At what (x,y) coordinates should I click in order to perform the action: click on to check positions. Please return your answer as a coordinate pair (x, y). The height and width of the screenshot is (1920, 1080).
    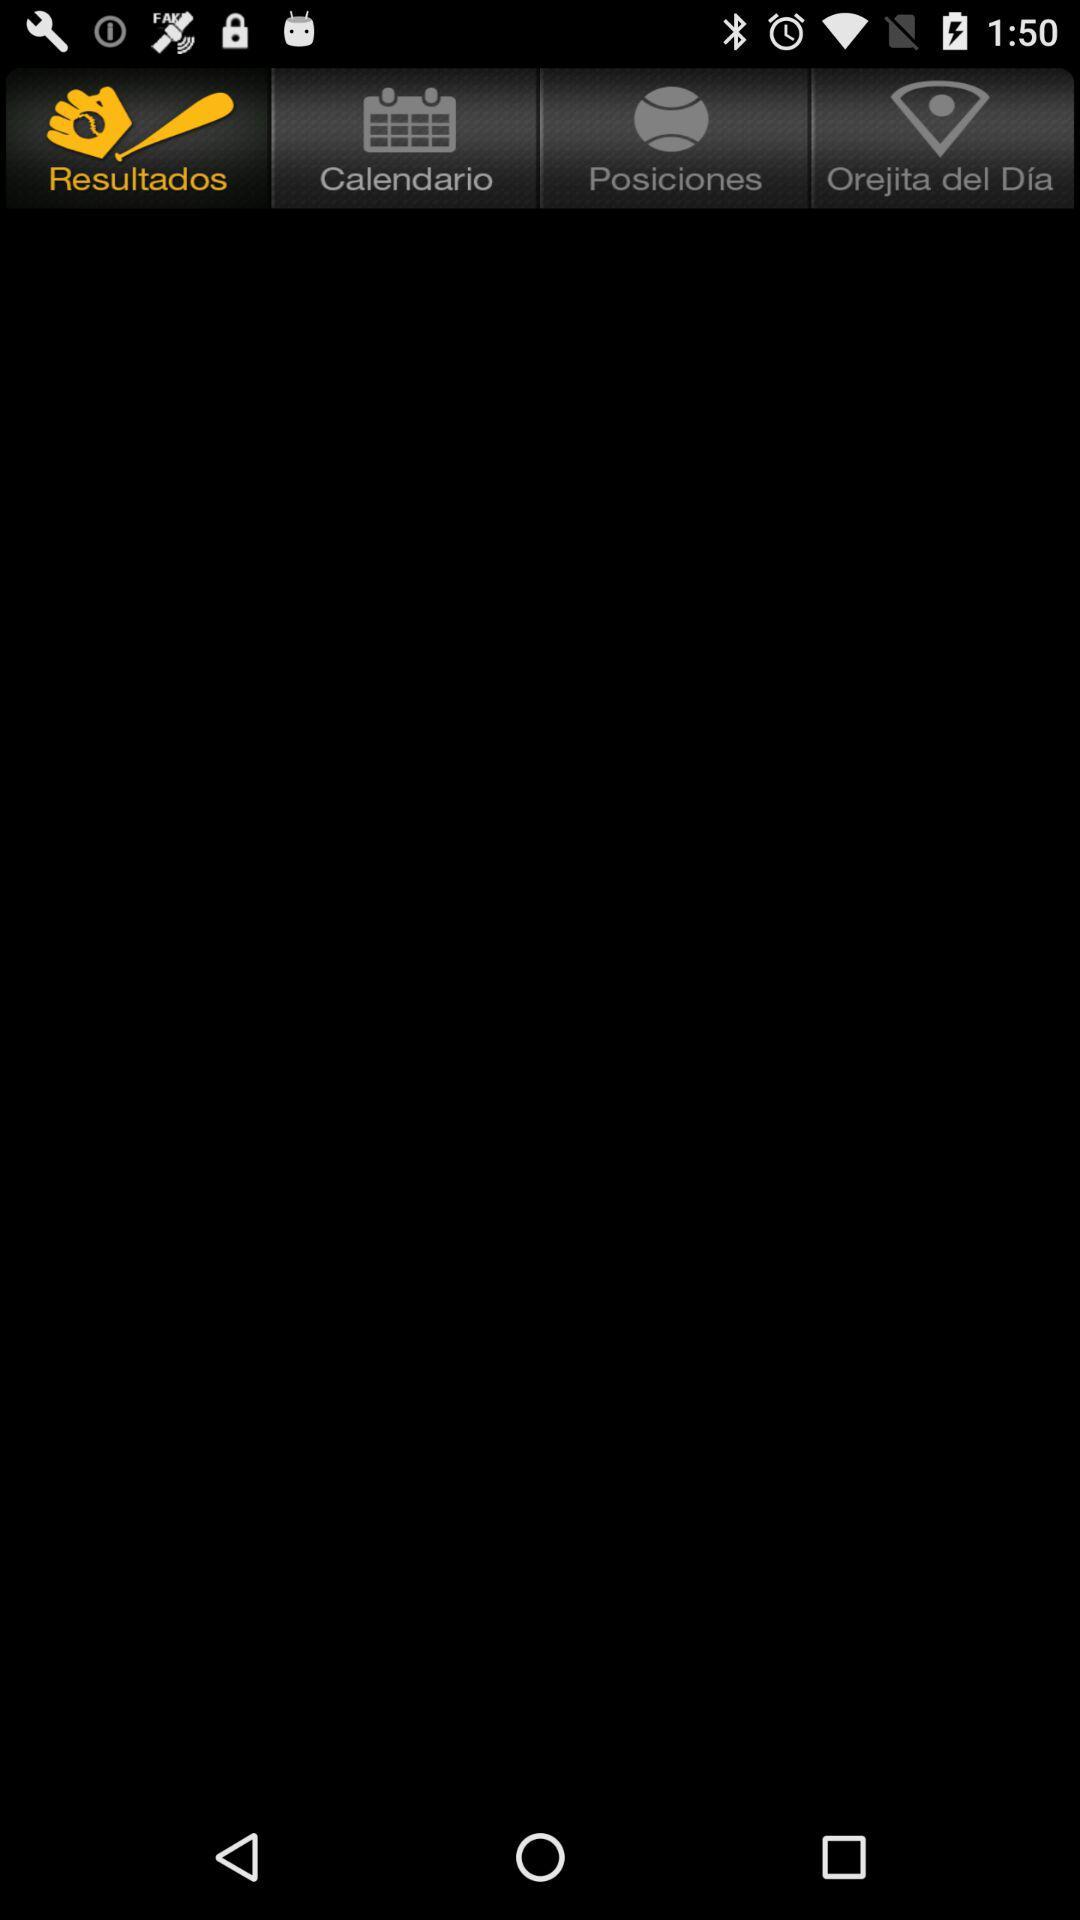
    Looking at the image, I should click on (675, 137).